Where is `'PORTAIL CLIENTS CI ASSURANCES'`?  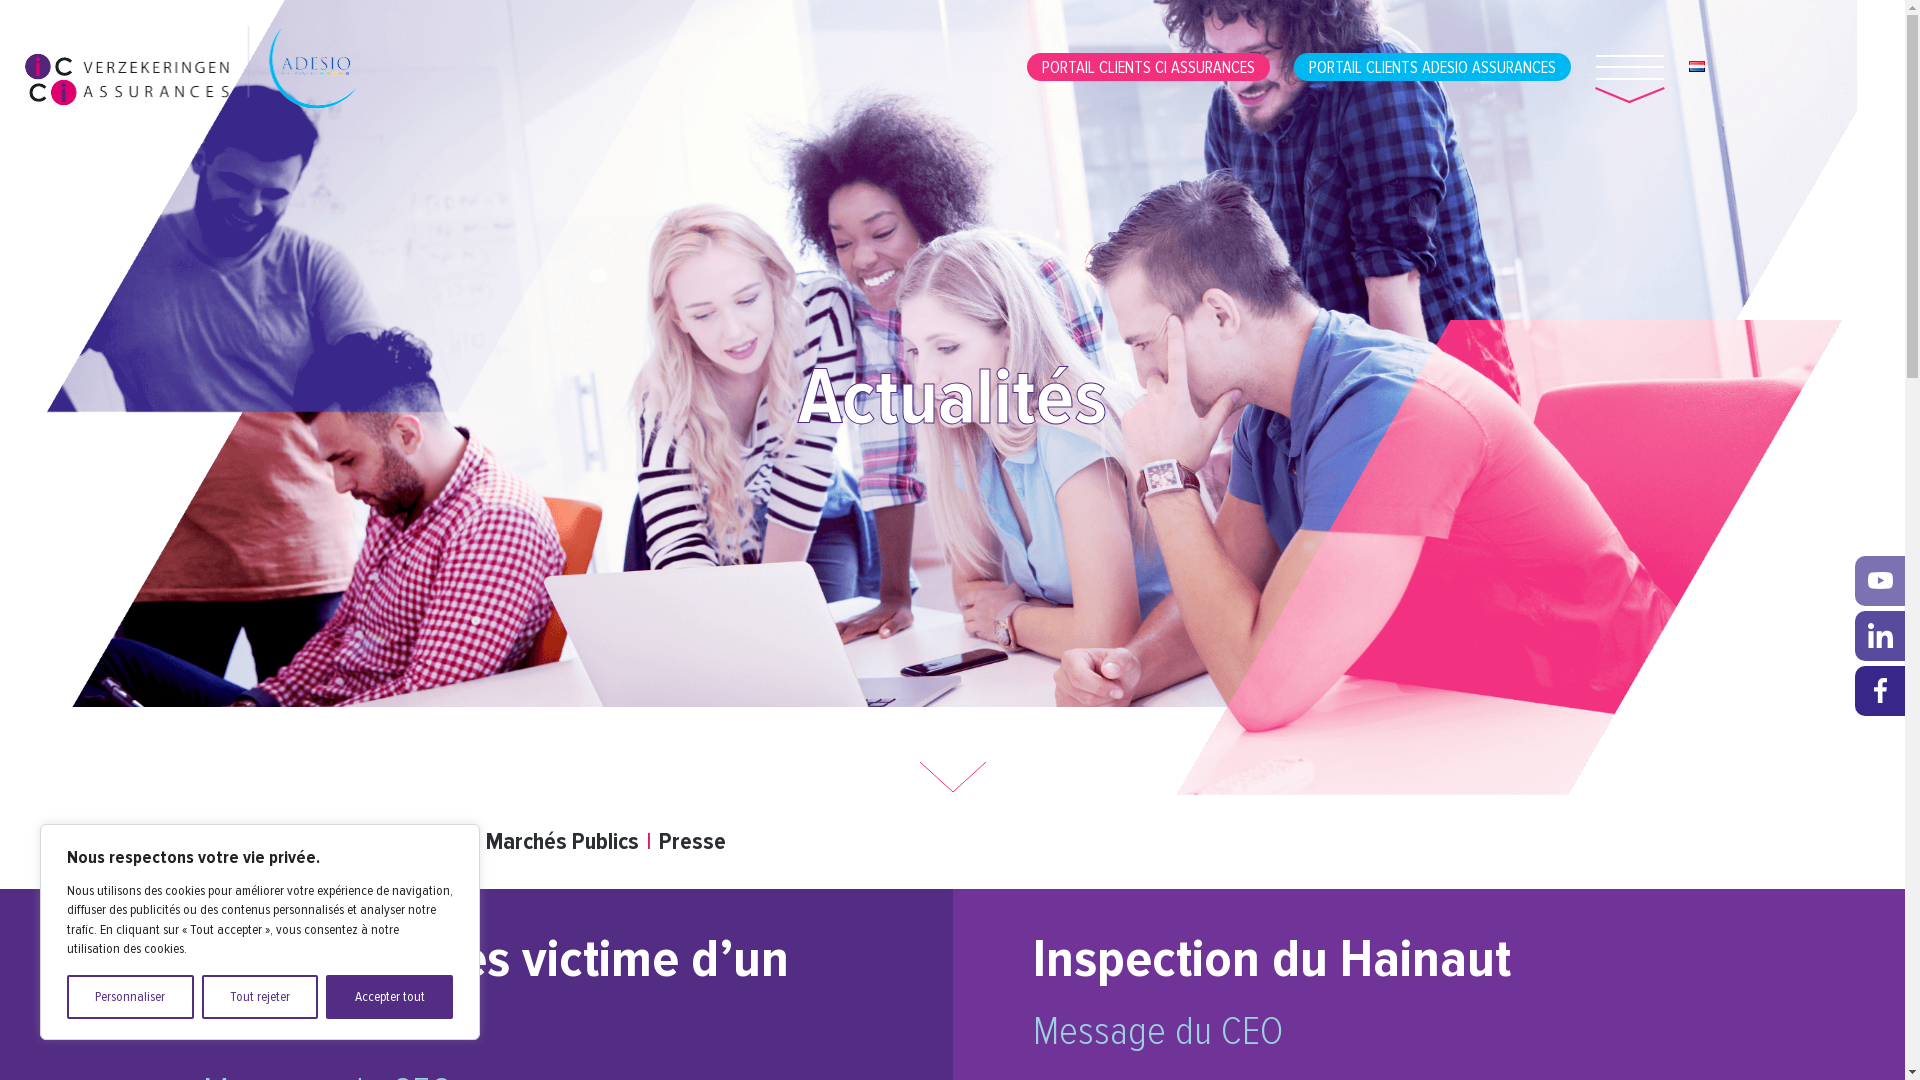
'PORTAIL CLIENTS CI ASSURANCES' is located at coordinates (1027, 66).